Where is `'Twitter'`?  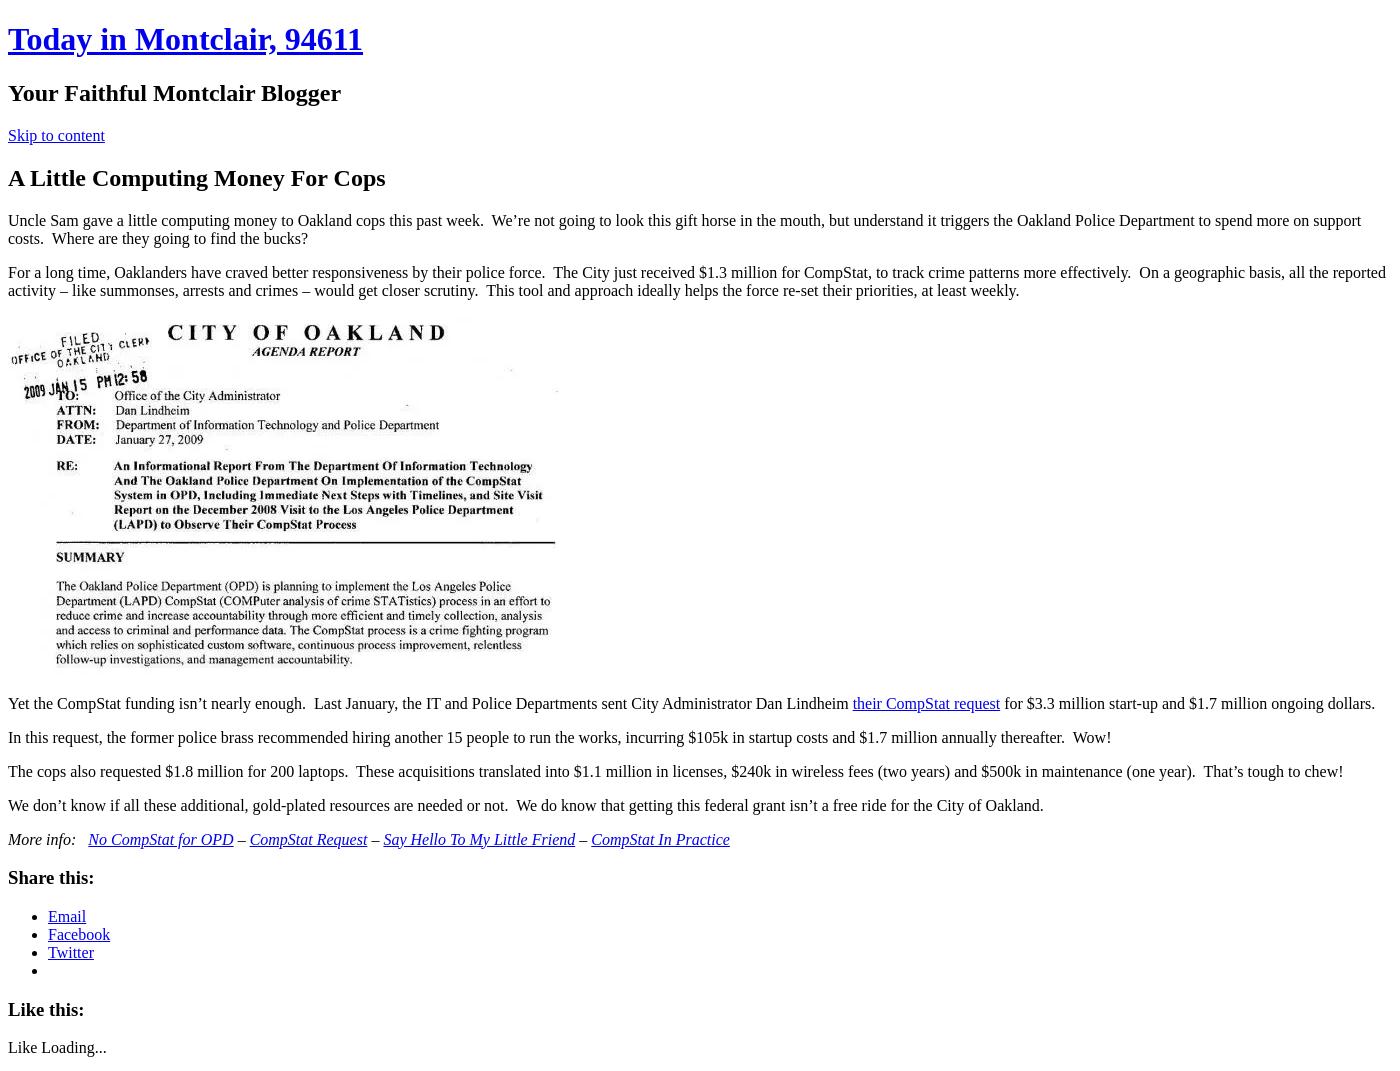 'Twitter' is located at coordinates (70, 951).